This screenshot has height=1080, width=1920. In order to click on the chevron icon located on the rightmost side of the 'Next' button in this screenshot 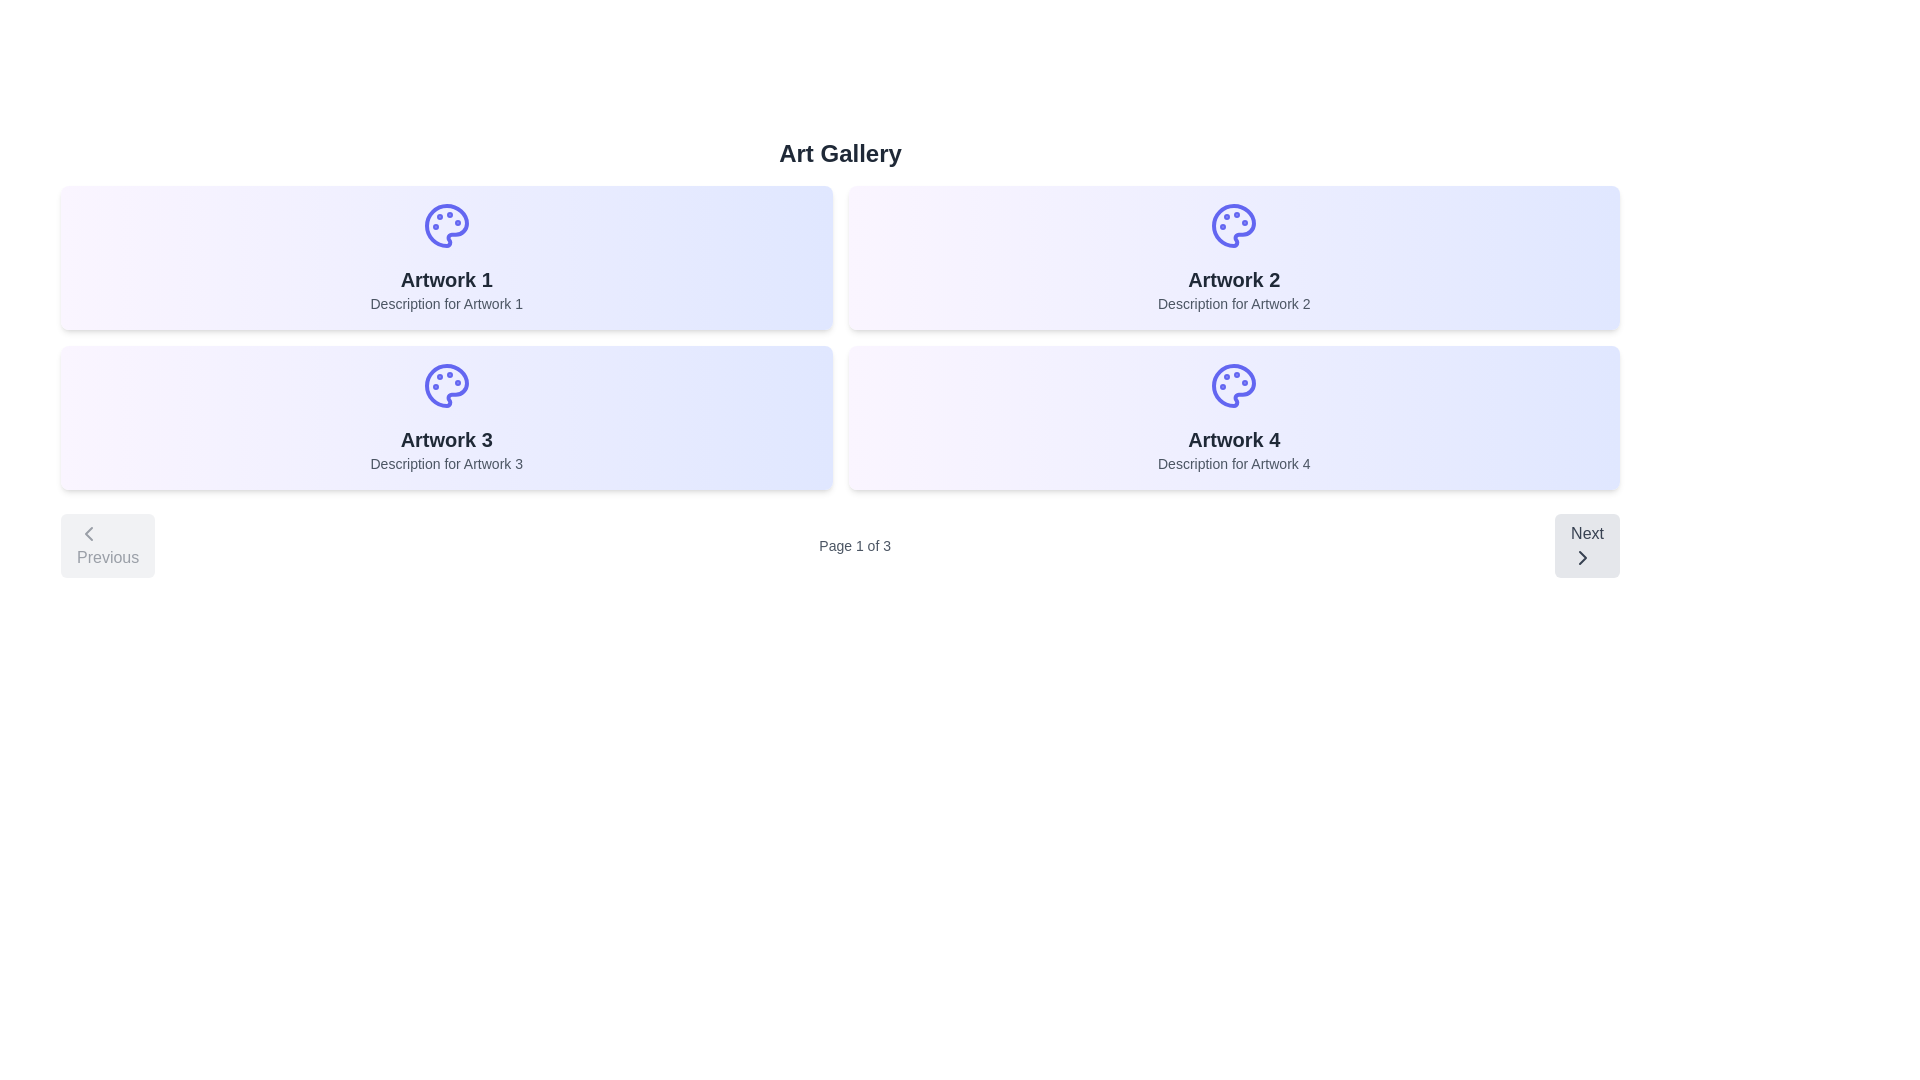, I will do `click(1582, 558)`.